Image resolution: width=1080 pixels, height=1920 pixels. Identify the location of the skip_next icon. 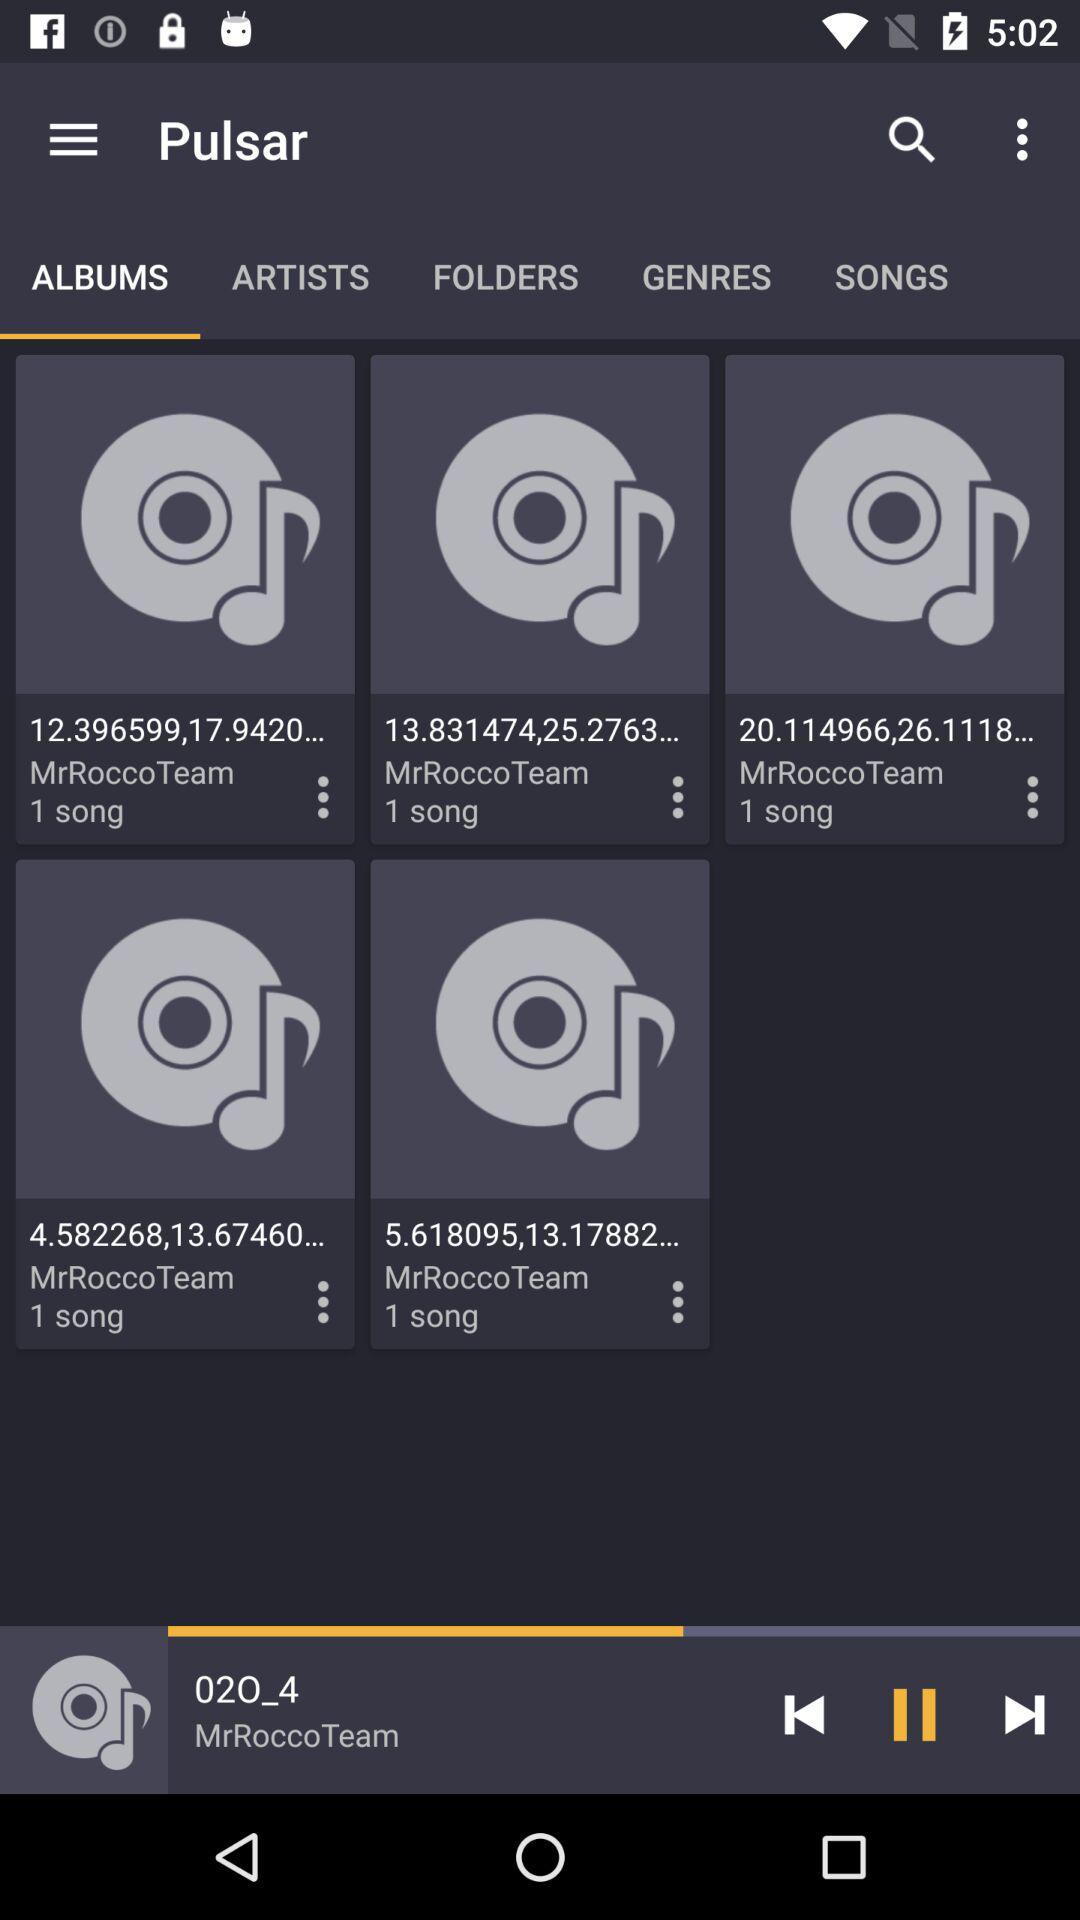
(1024, 1713).